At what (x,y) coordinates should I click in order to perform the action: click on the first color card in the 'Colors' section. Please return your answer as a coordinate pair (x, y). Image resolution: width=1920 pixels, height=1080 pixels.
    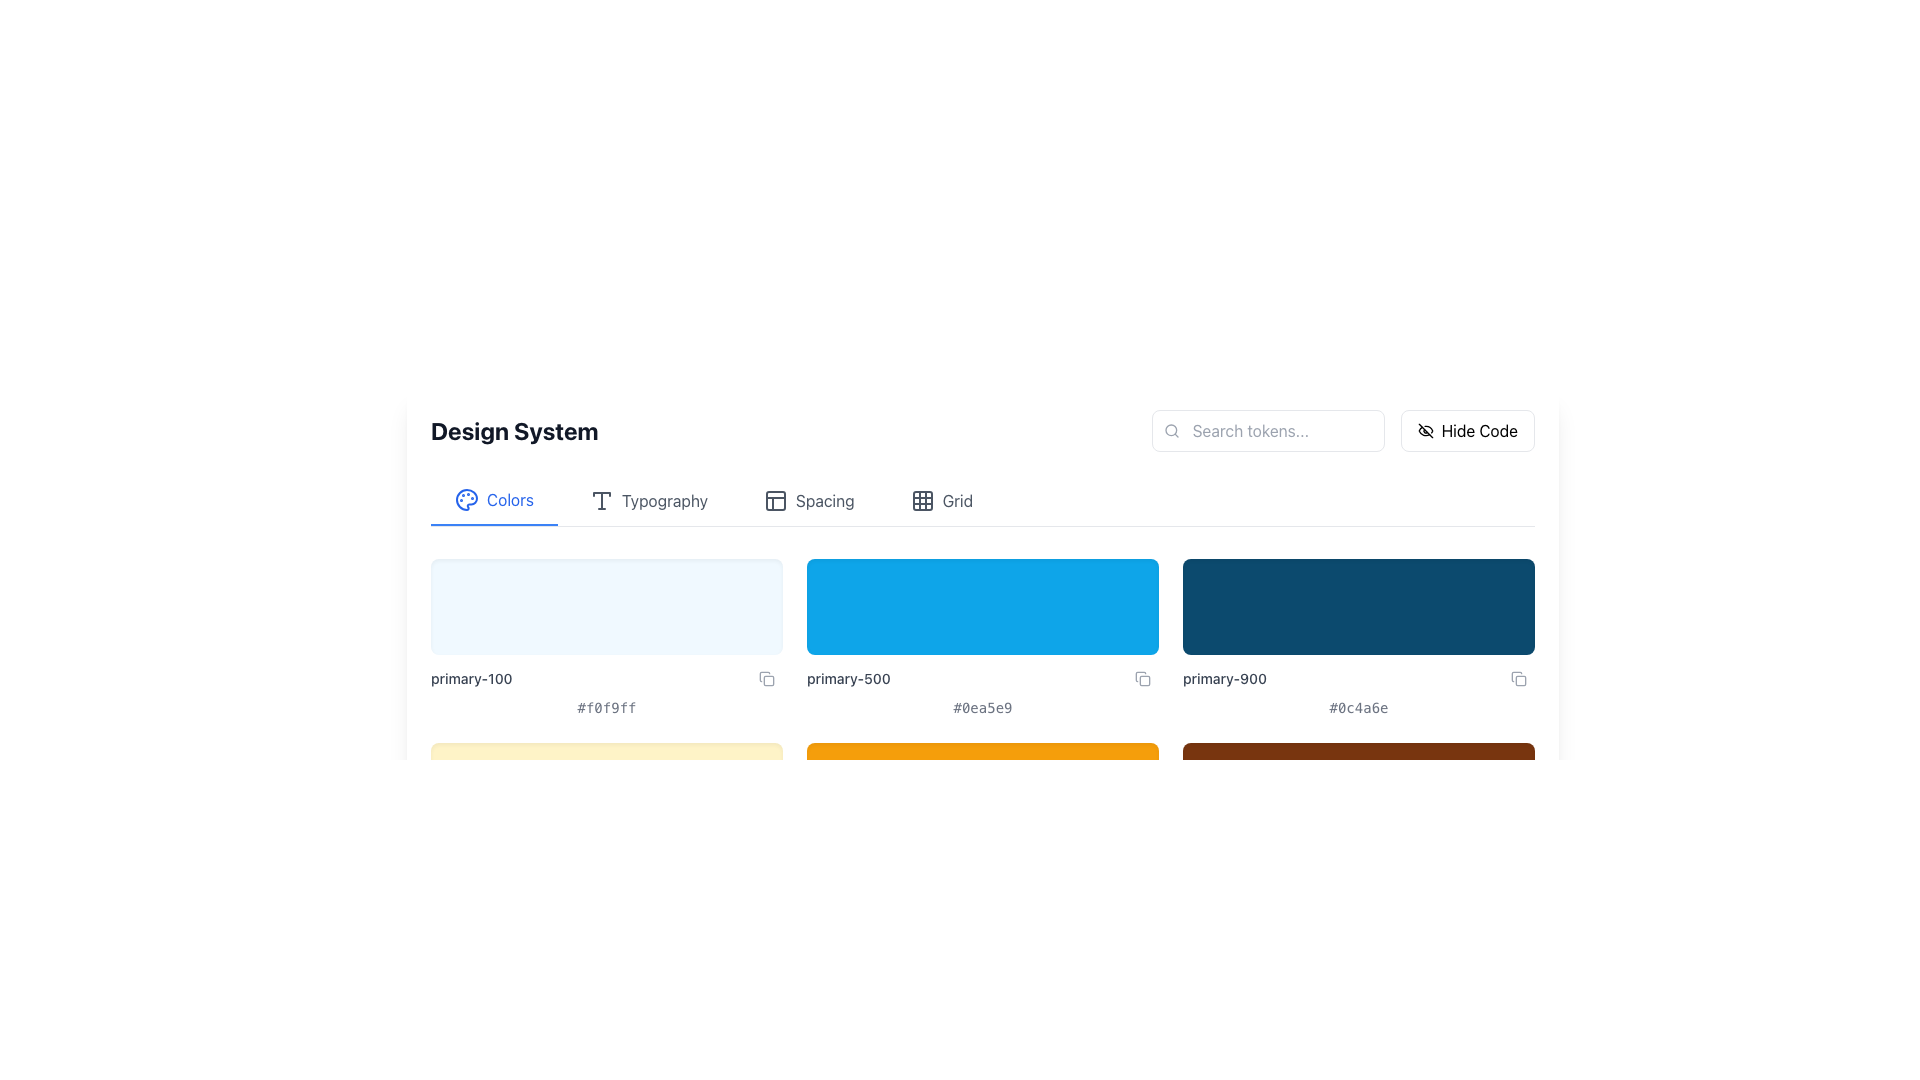
    Looking at the image, I should click on (605, 639).